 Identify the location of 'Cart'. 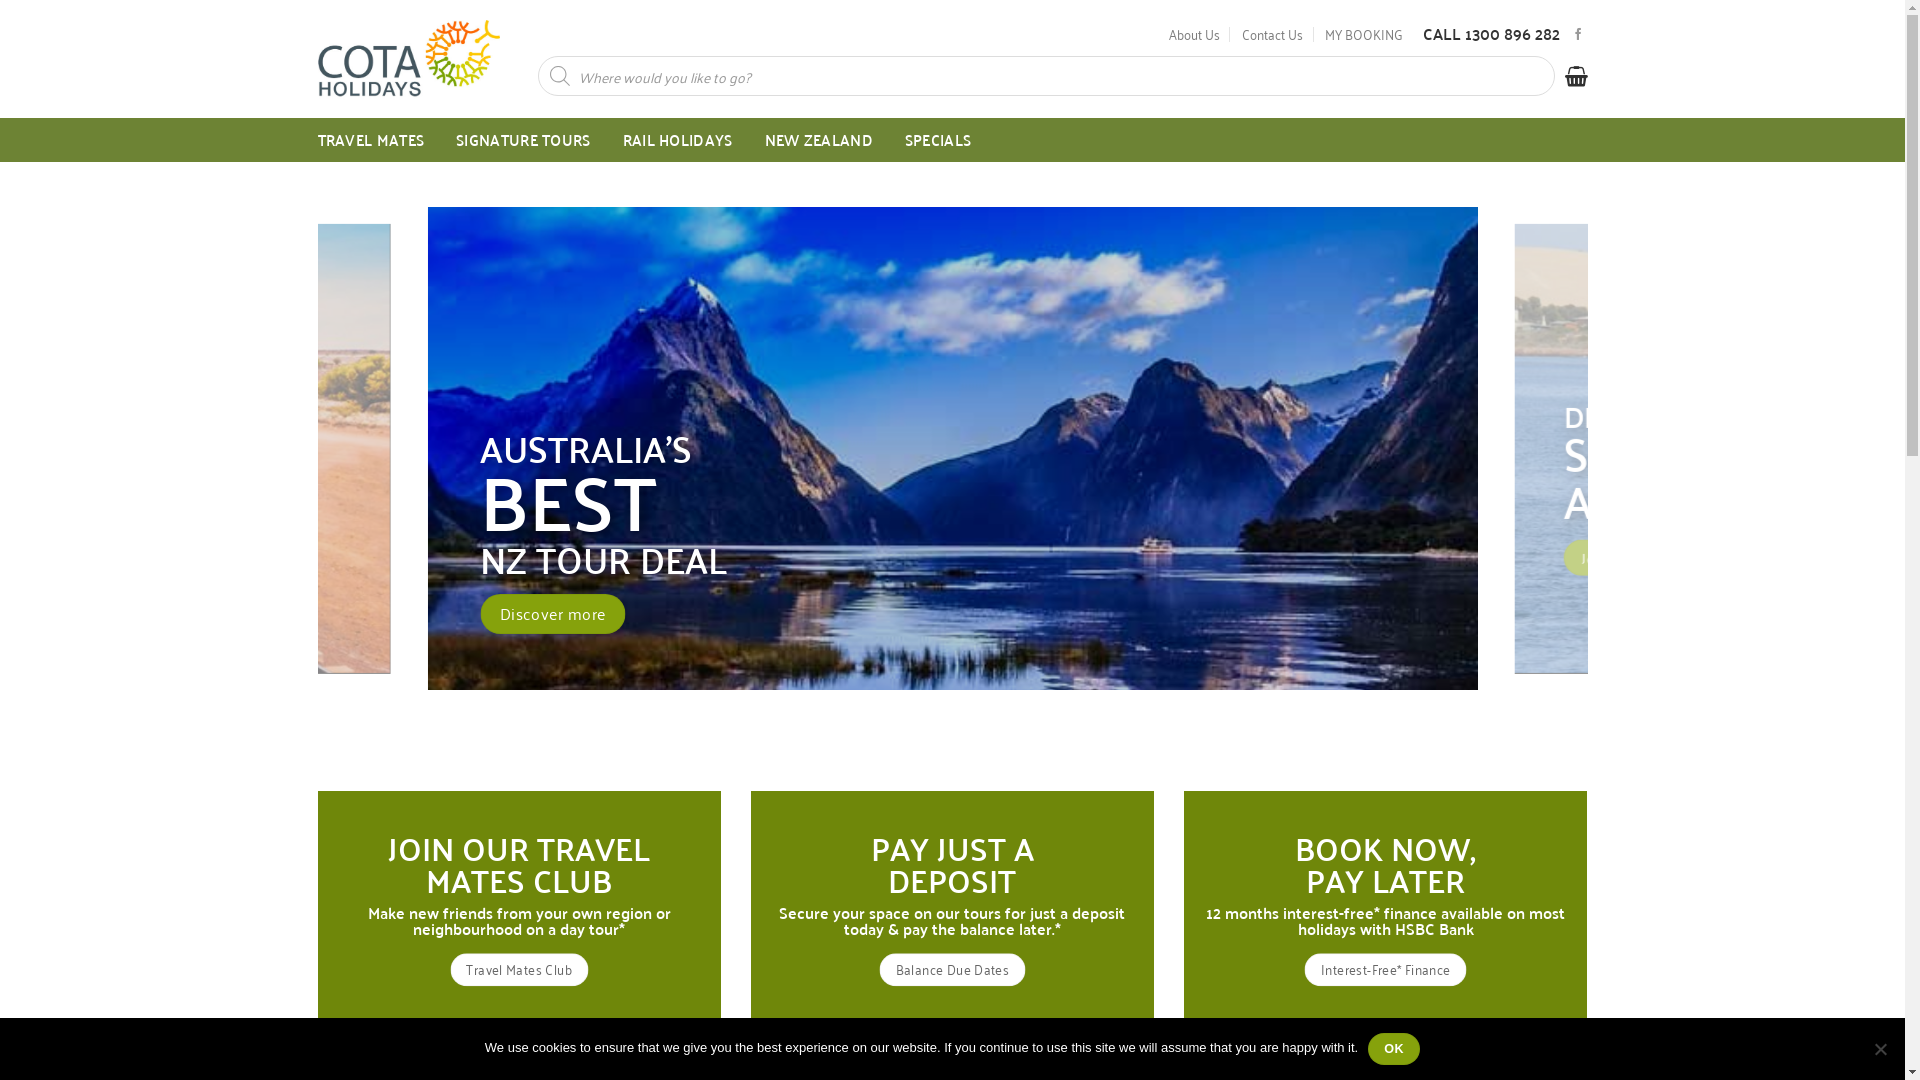
(1574, 75).